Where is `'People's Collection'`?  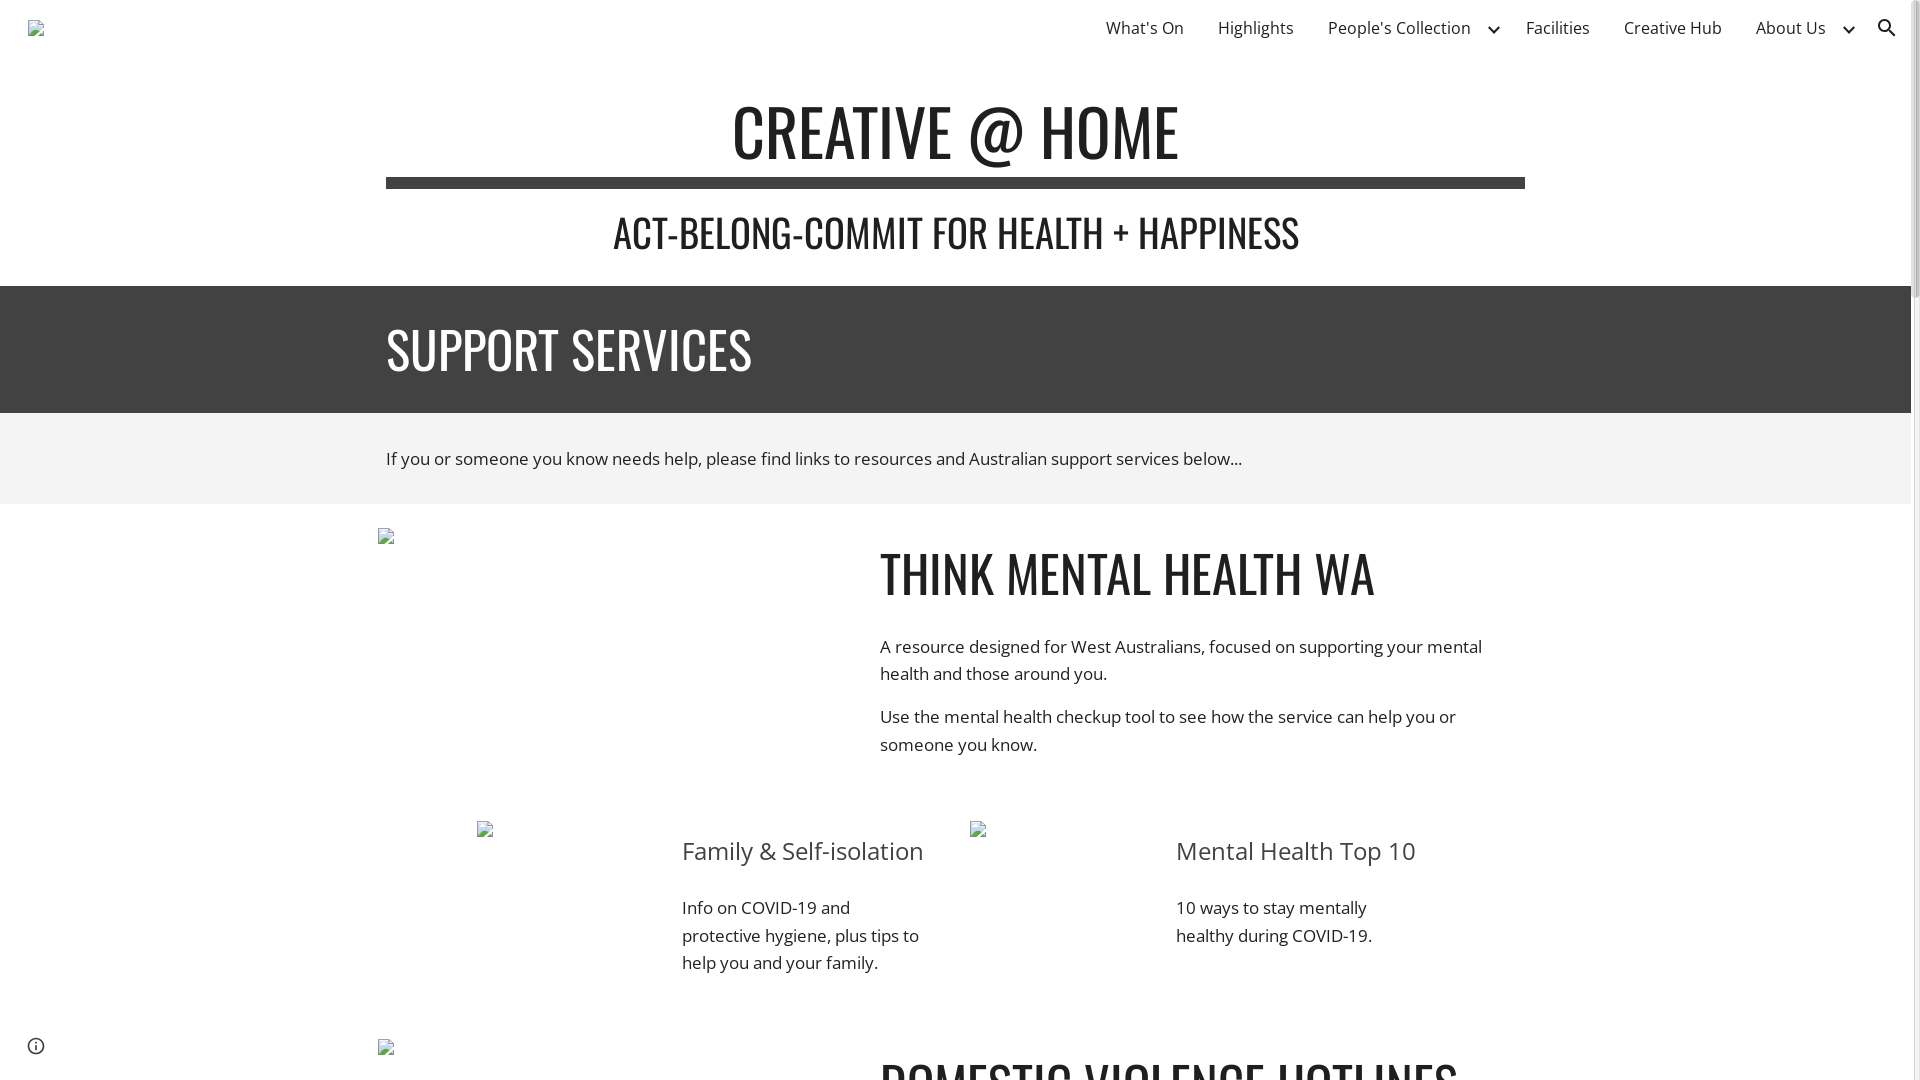
'People's Collection' is located at coordinates (1318, 27).